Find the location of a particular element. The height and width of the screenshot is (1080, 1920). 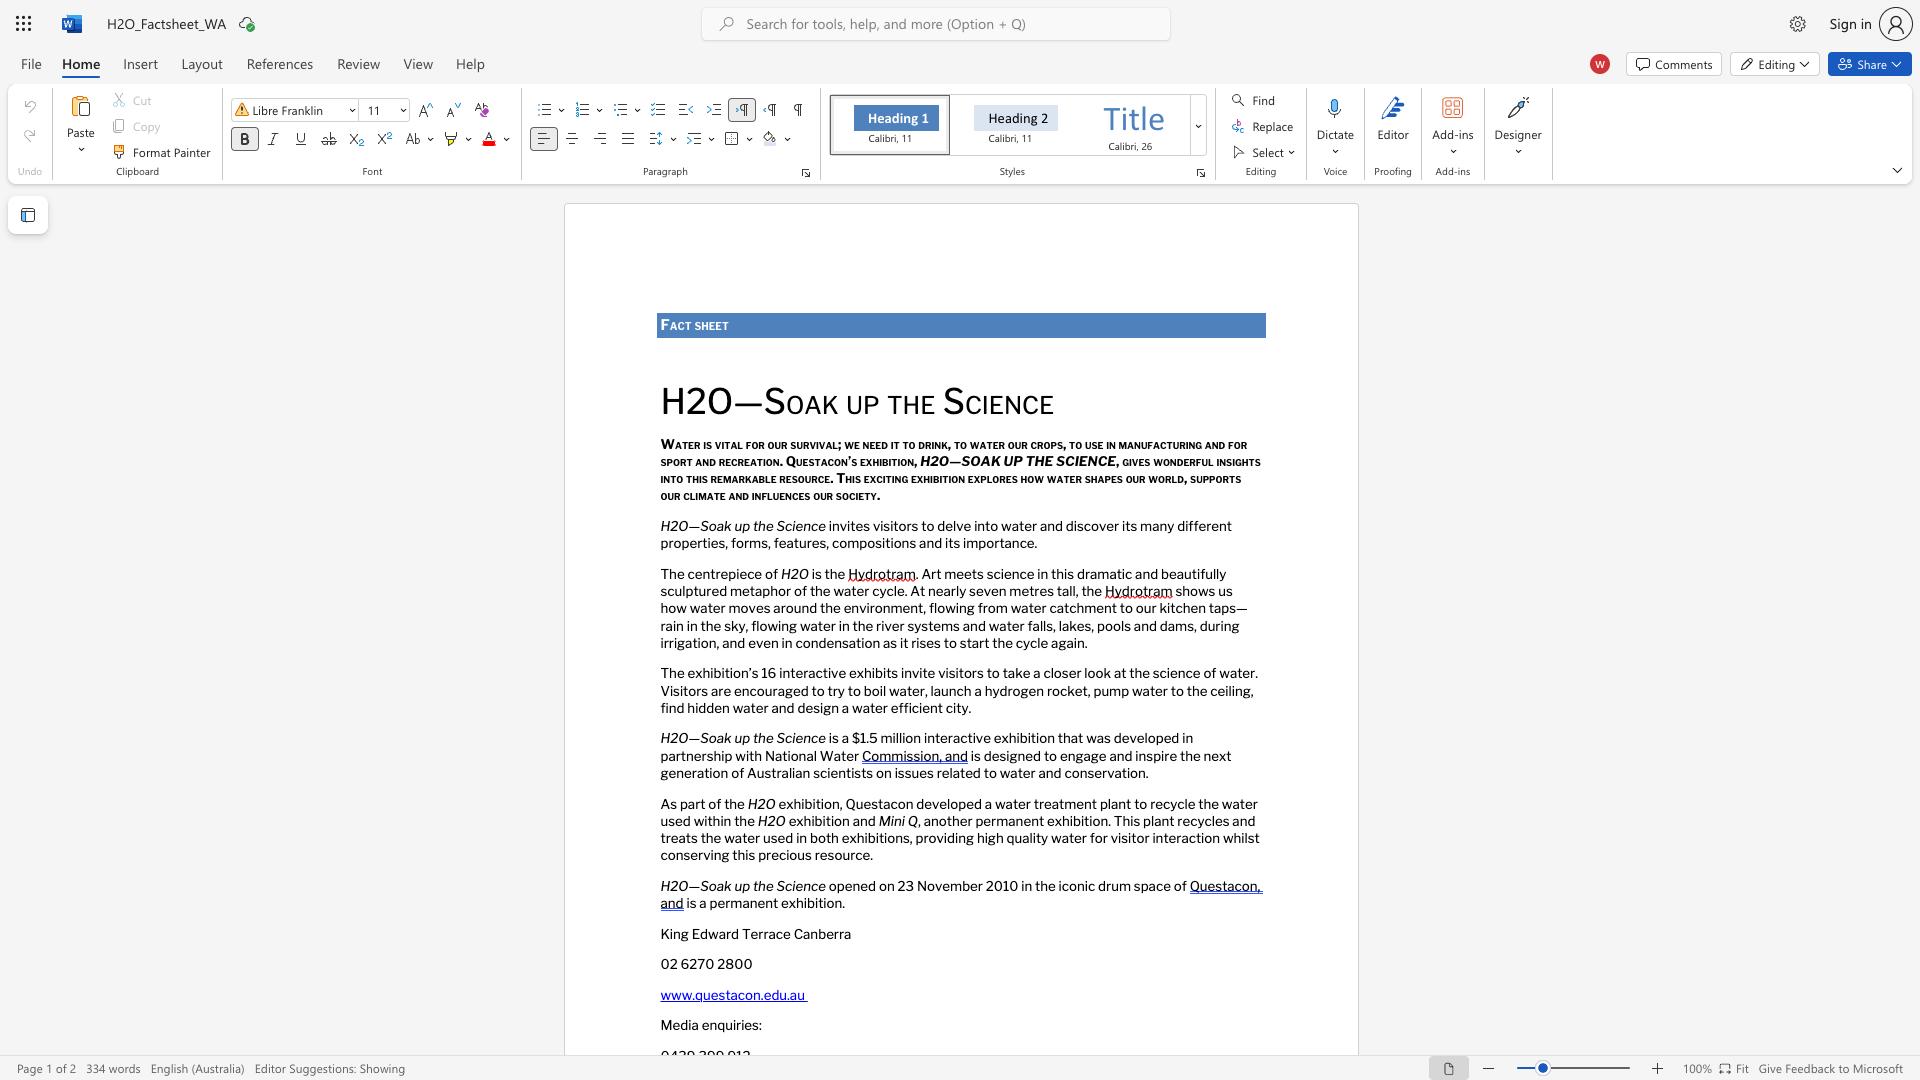

the subset text "Fact shee" within the text "Fact sheet" is located at coordinates (660, 324).